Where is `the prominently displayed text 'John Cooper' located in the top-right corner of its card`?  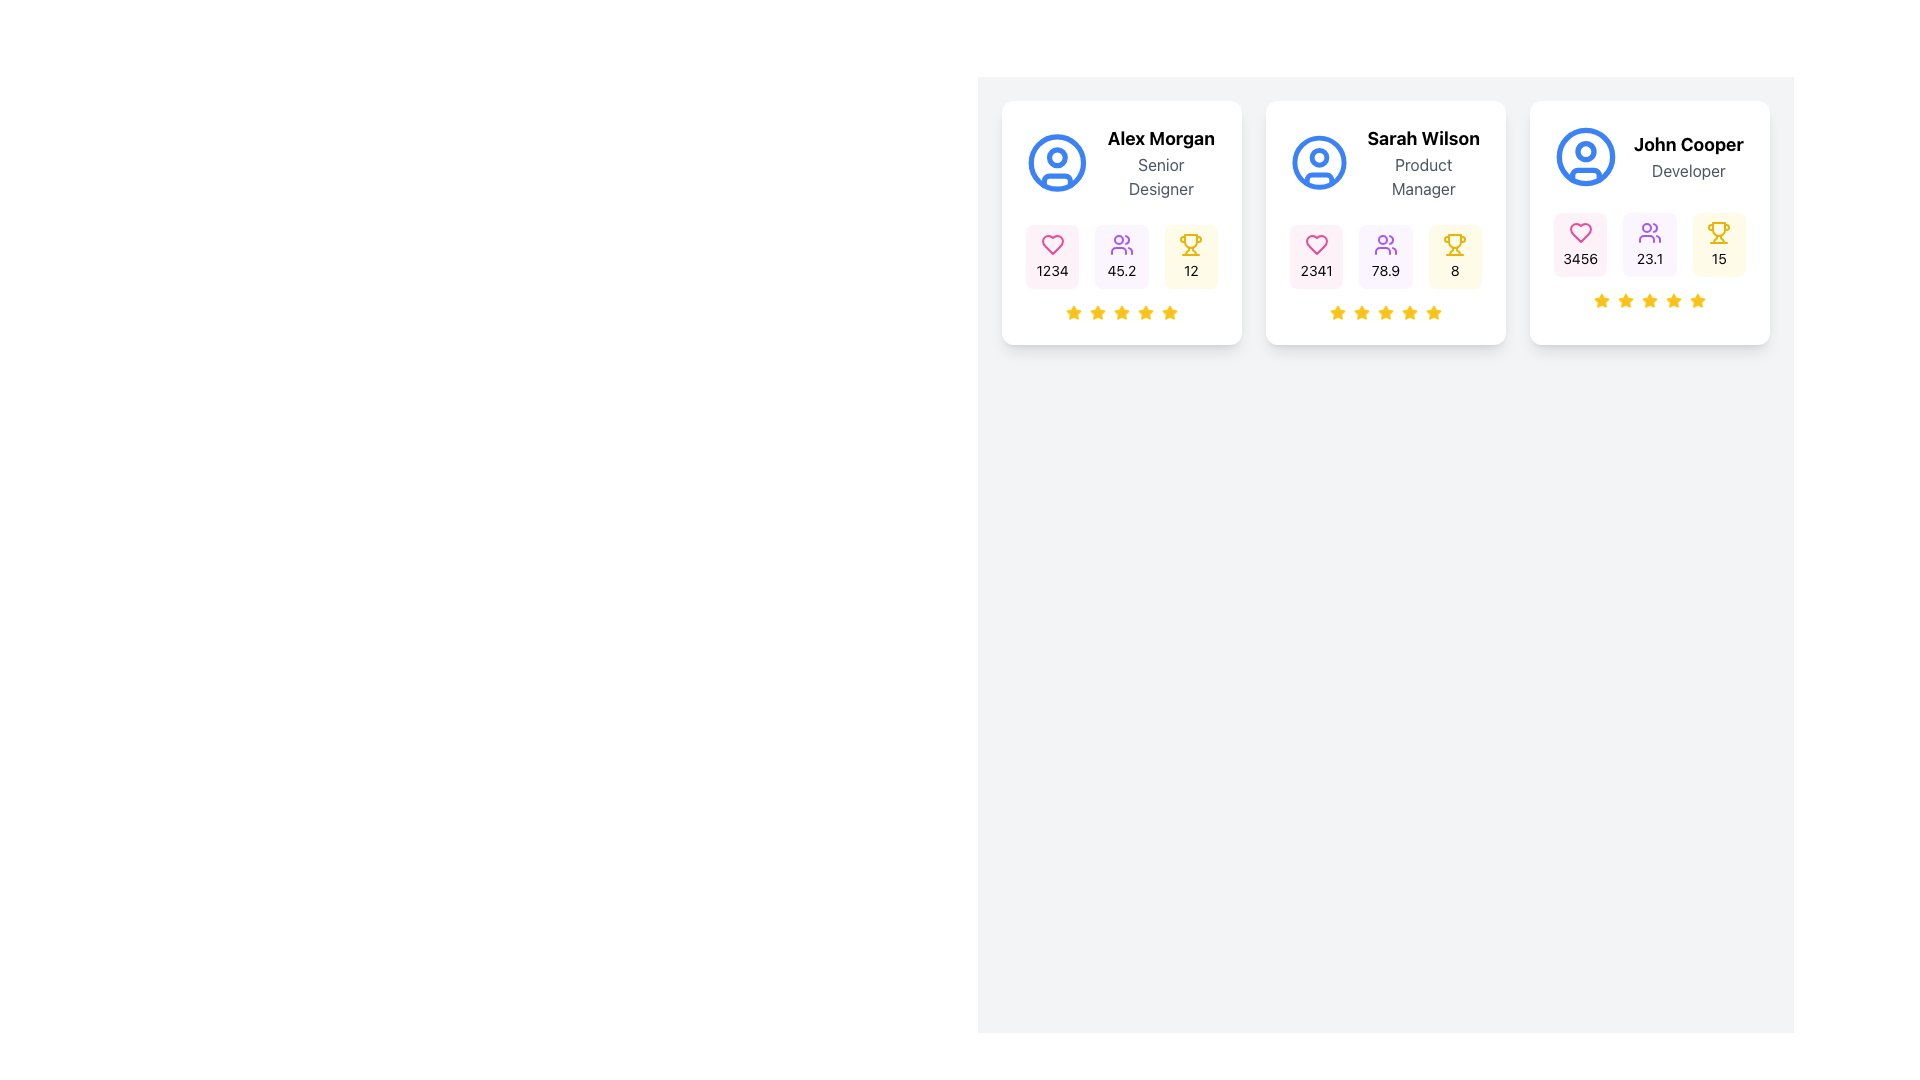
the prominently displayed text 'John Cooper' located in the top-right corner of its card is located at coordinates (1687, 144).